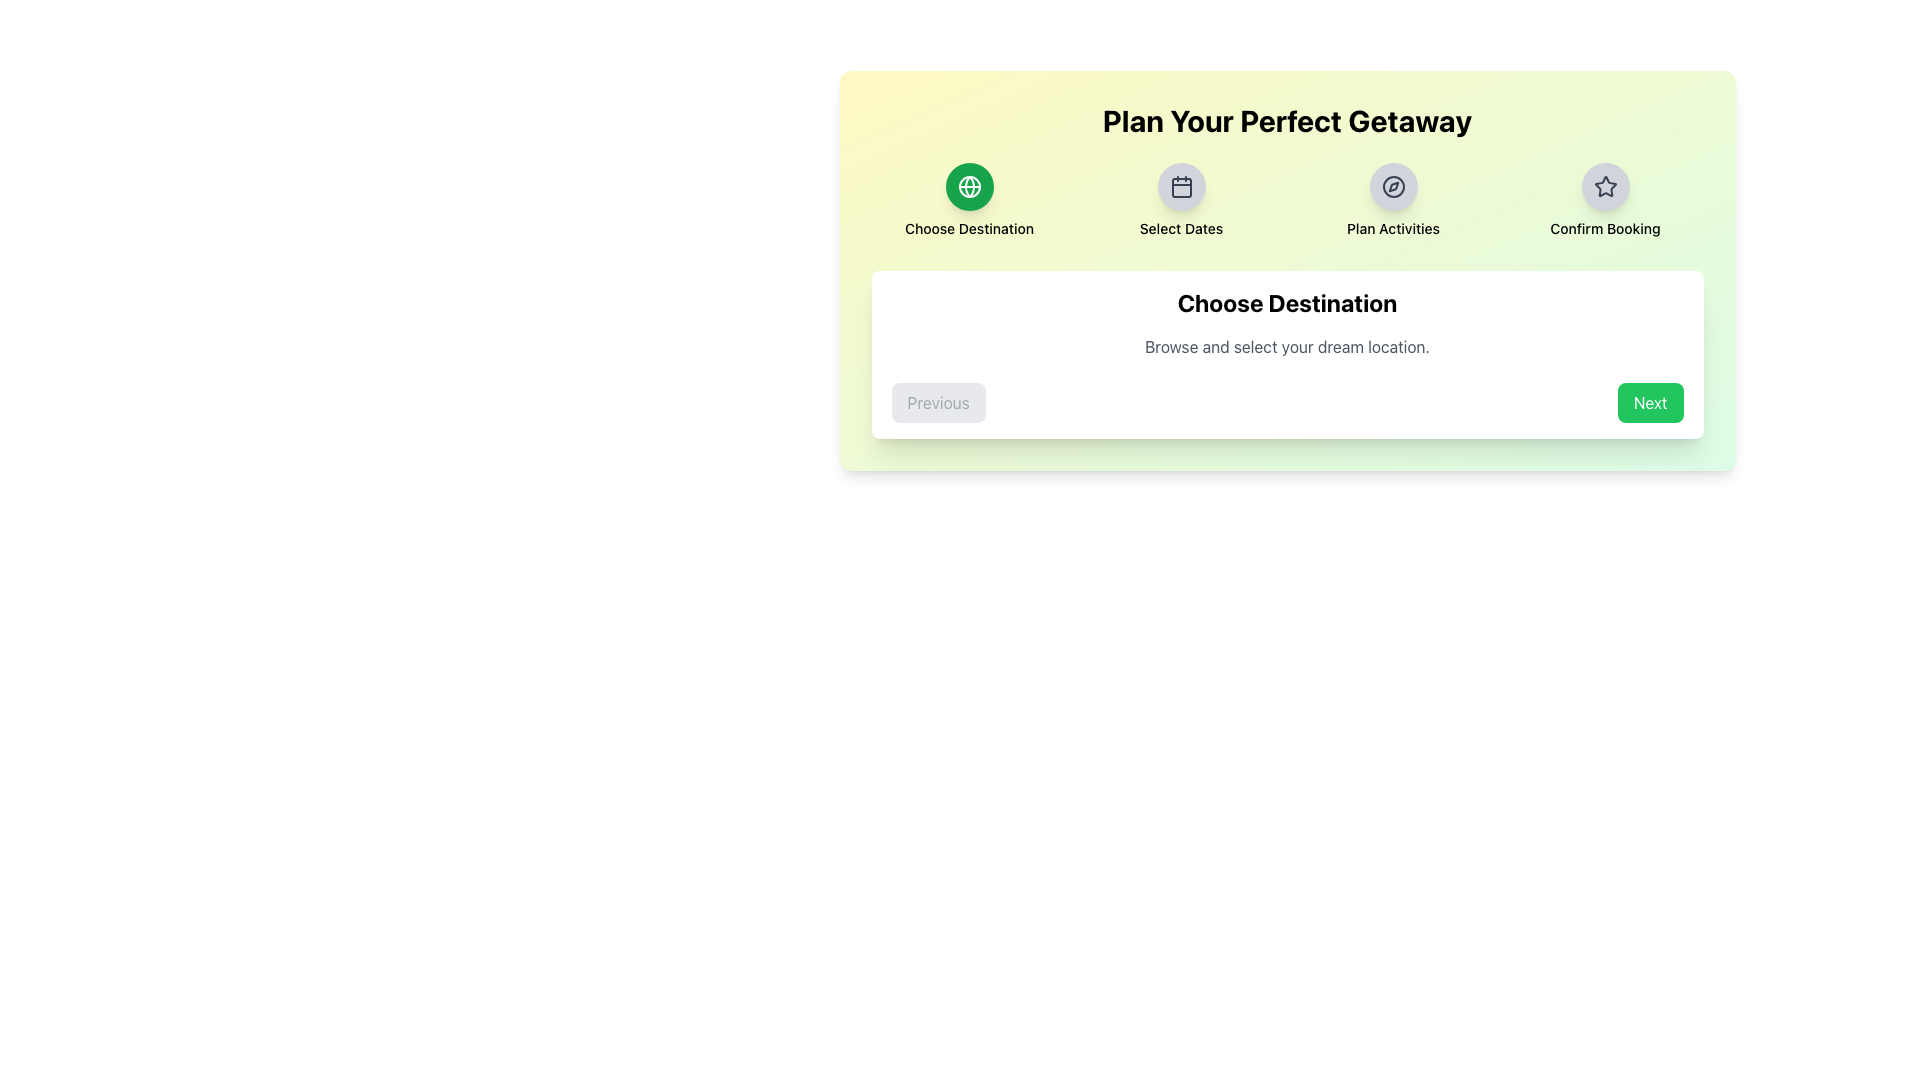 The image size is (1920, 1080). Describe the element at coordinates (969, 186) in the screenshot. I see `the 'Choose Destination' icon located at the top left segment of the interface, above the 'Choose Destination' label` at that location.